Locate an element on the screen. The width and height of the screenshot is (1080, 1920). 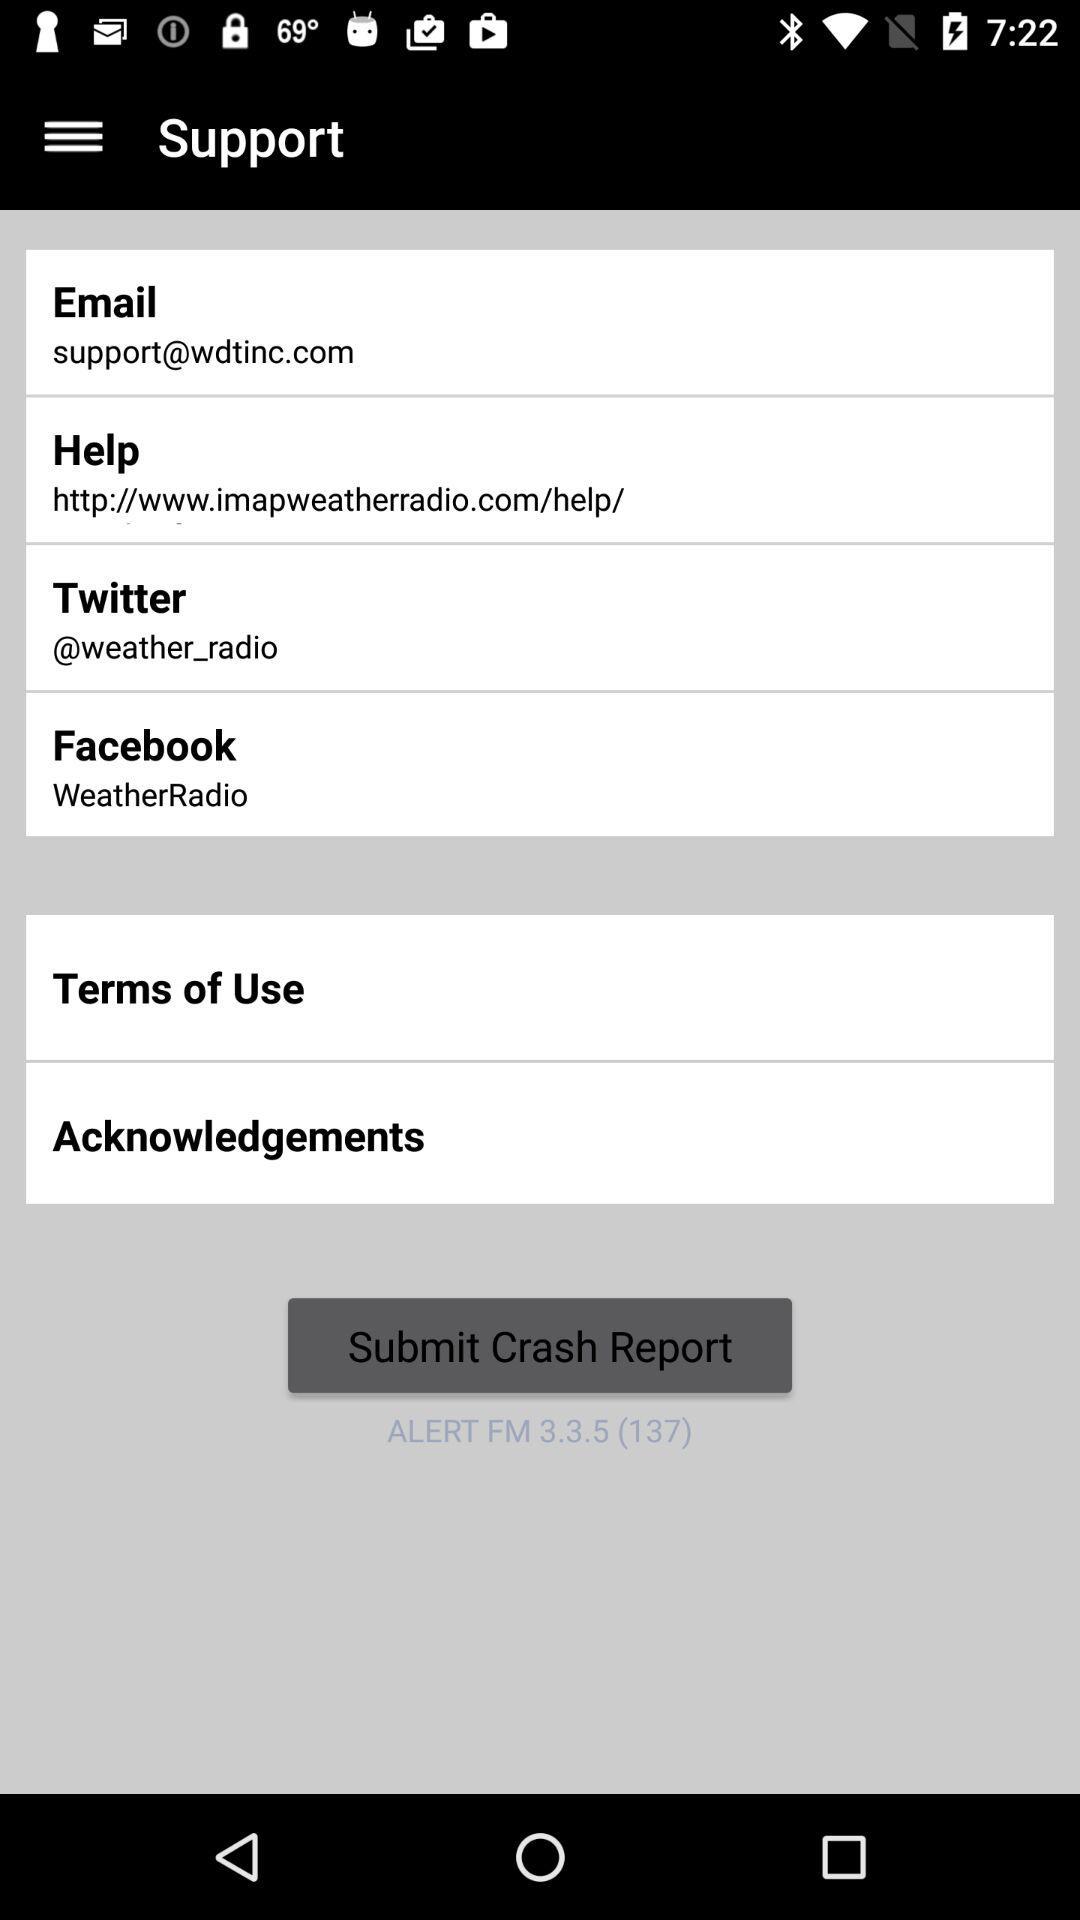
item above support@wdtinc.com icon is located at coordinates (358, 299).